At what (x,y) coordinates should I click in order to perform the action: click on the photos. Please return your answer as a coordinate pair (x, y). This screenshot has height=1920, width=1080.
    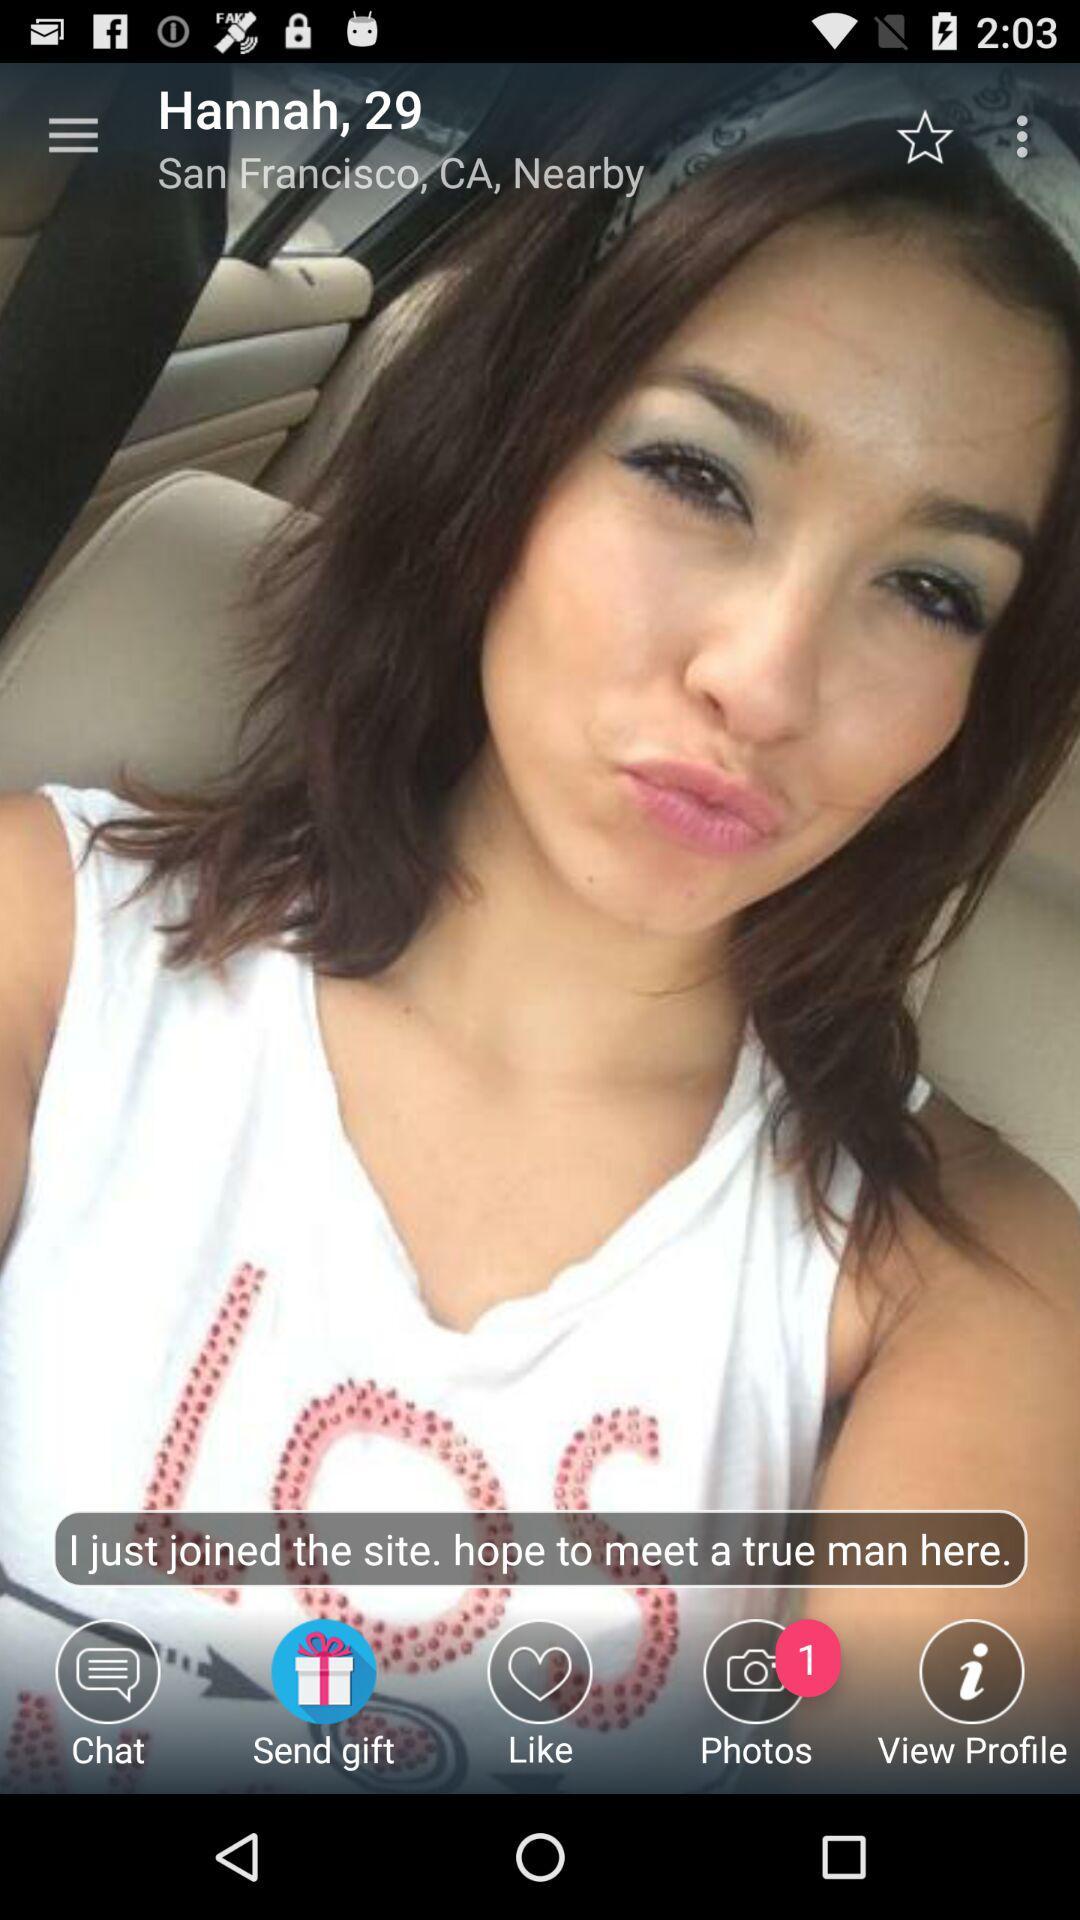
    Looking at the image, I should click on (756, 1705).